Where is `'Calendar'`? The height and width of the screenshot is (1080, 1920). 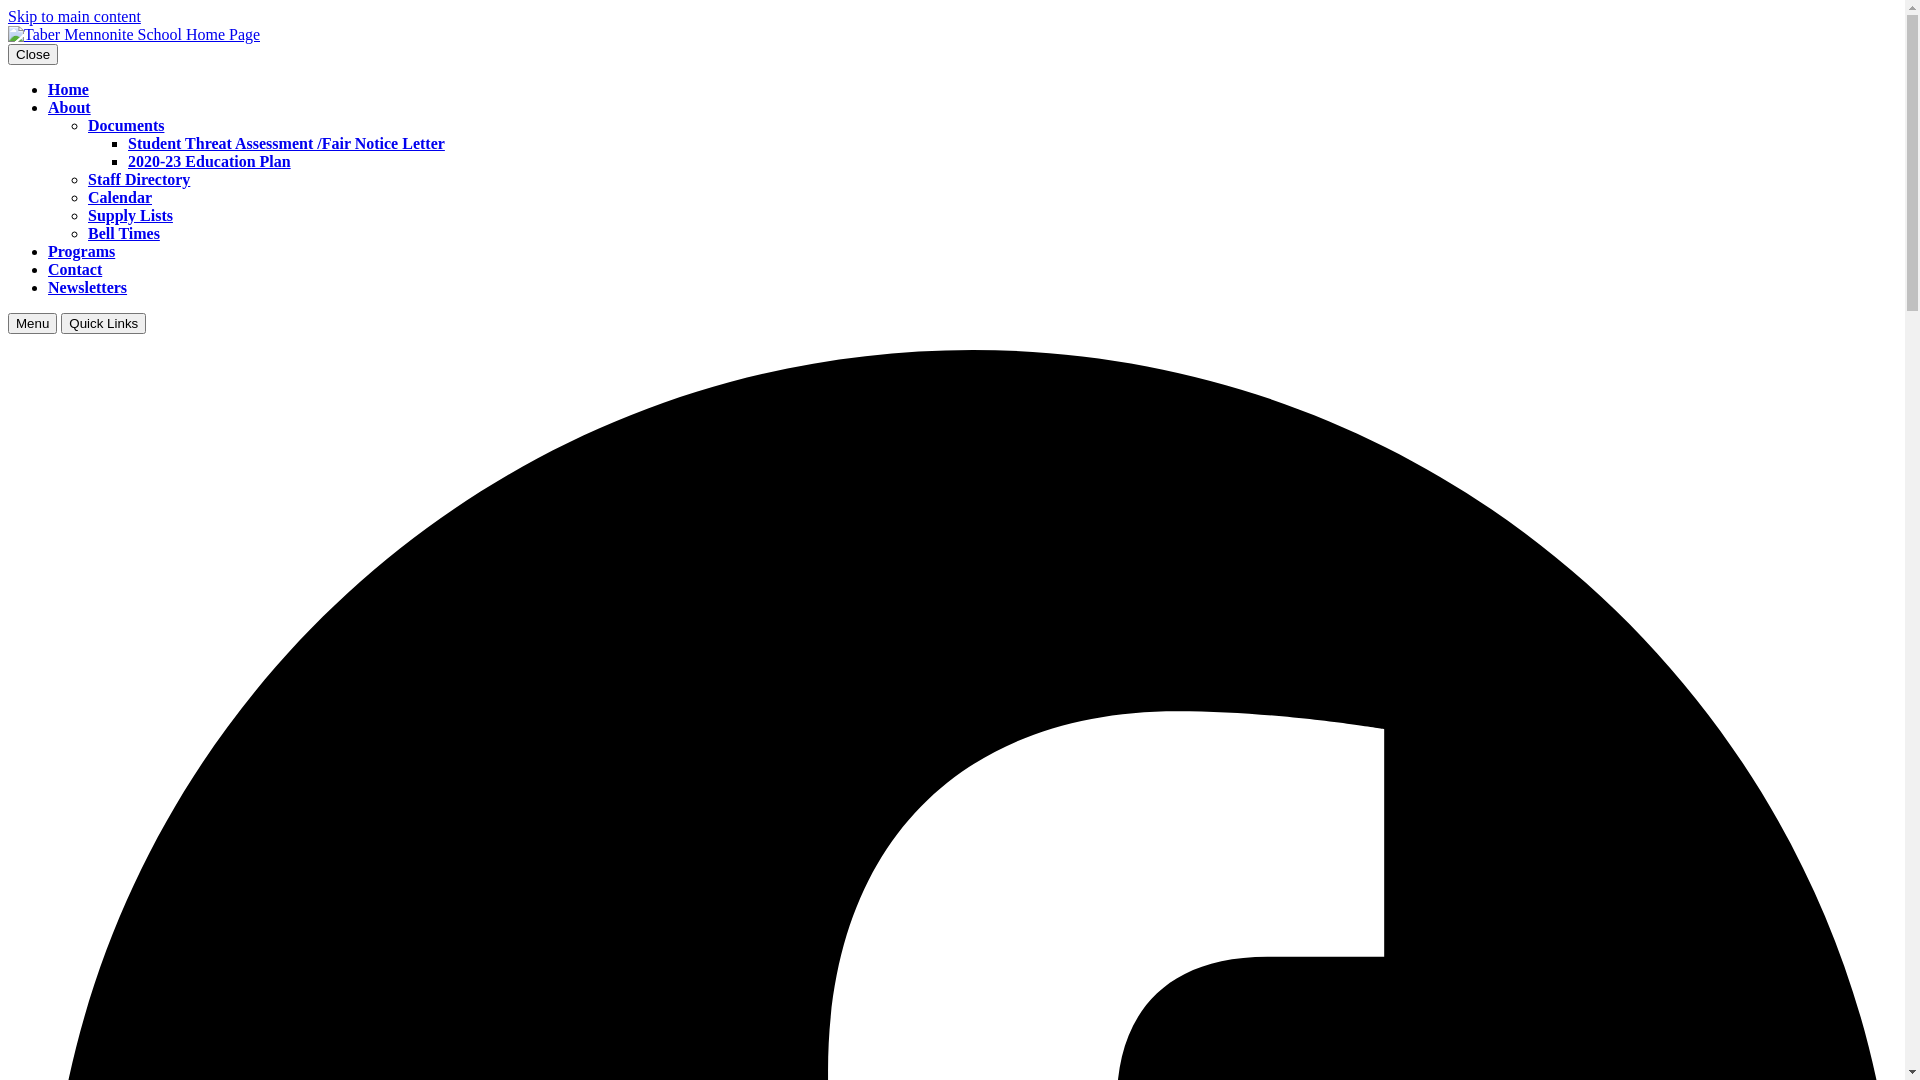
'Calendar' is located at coordinates (119, 197).